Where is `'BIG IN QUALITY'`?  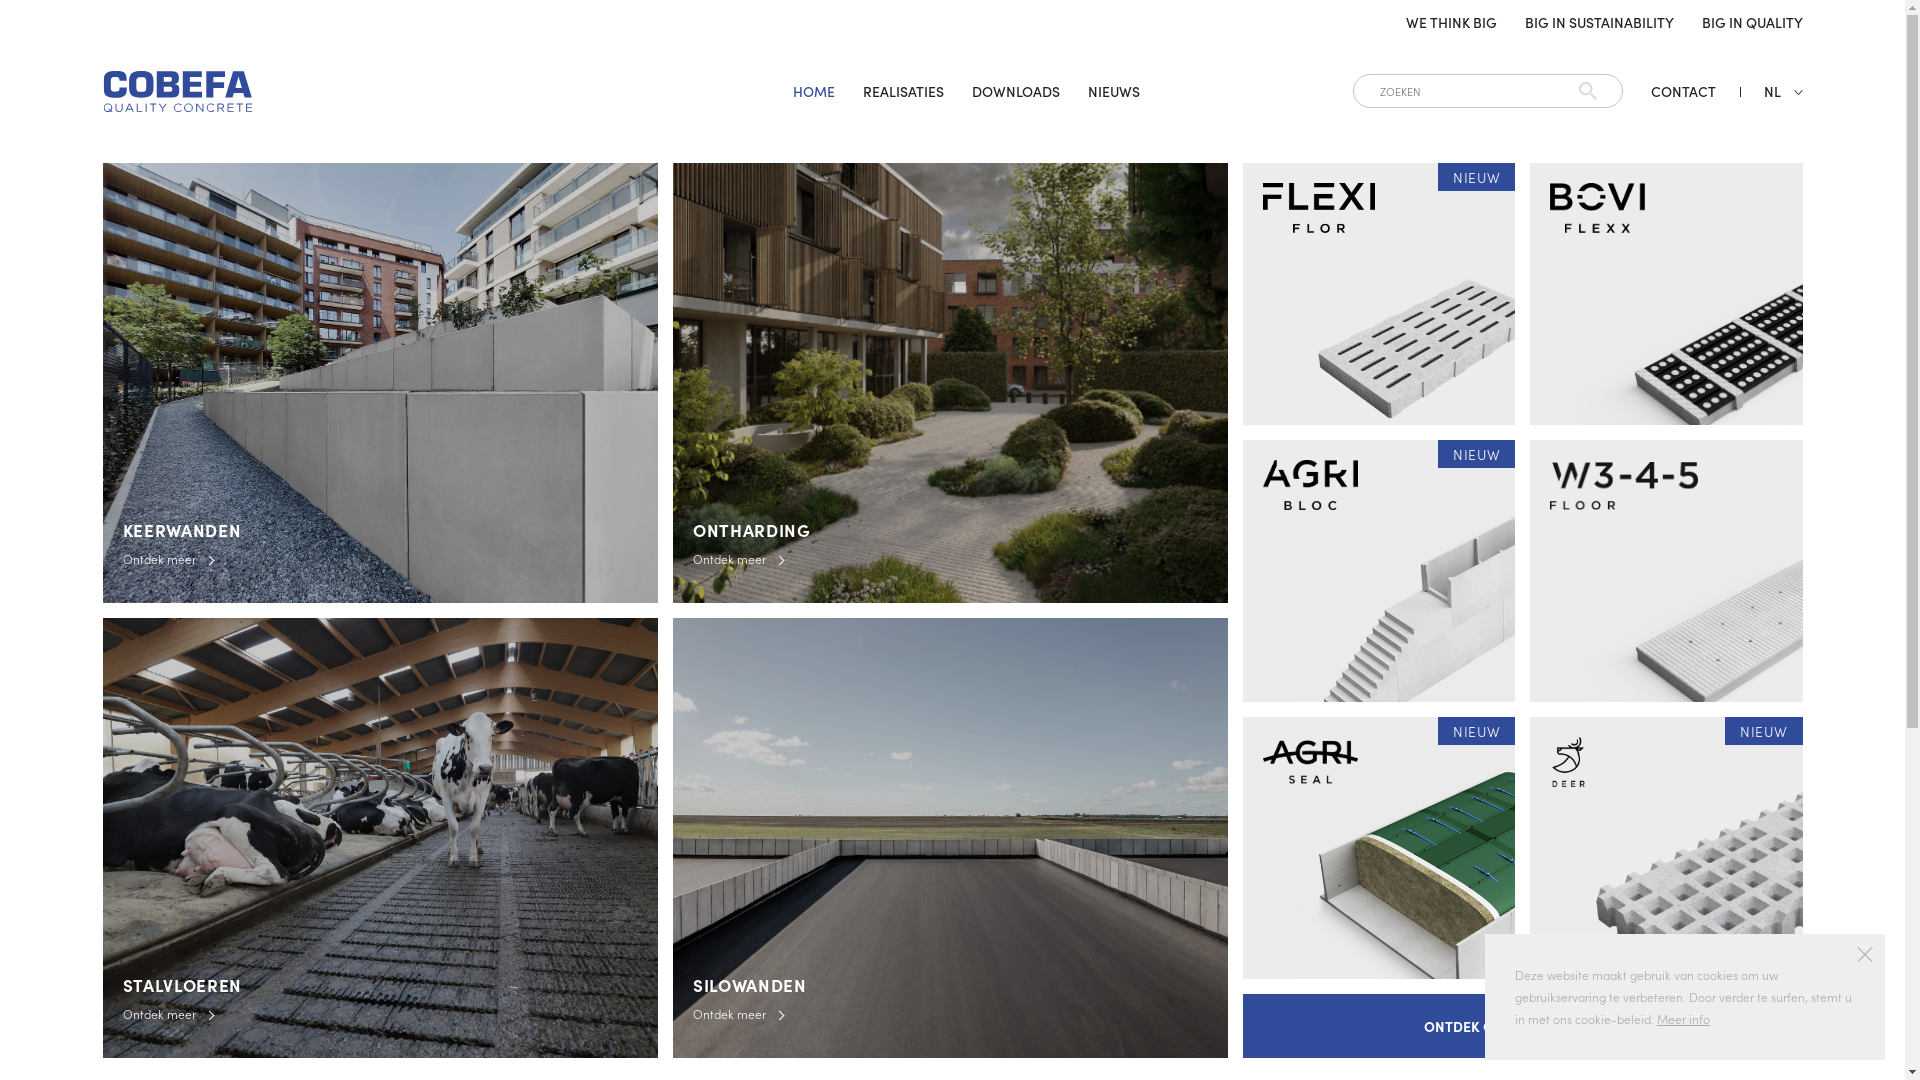
'BIG IN QUALITY' is located at coordinates (1751, 22).